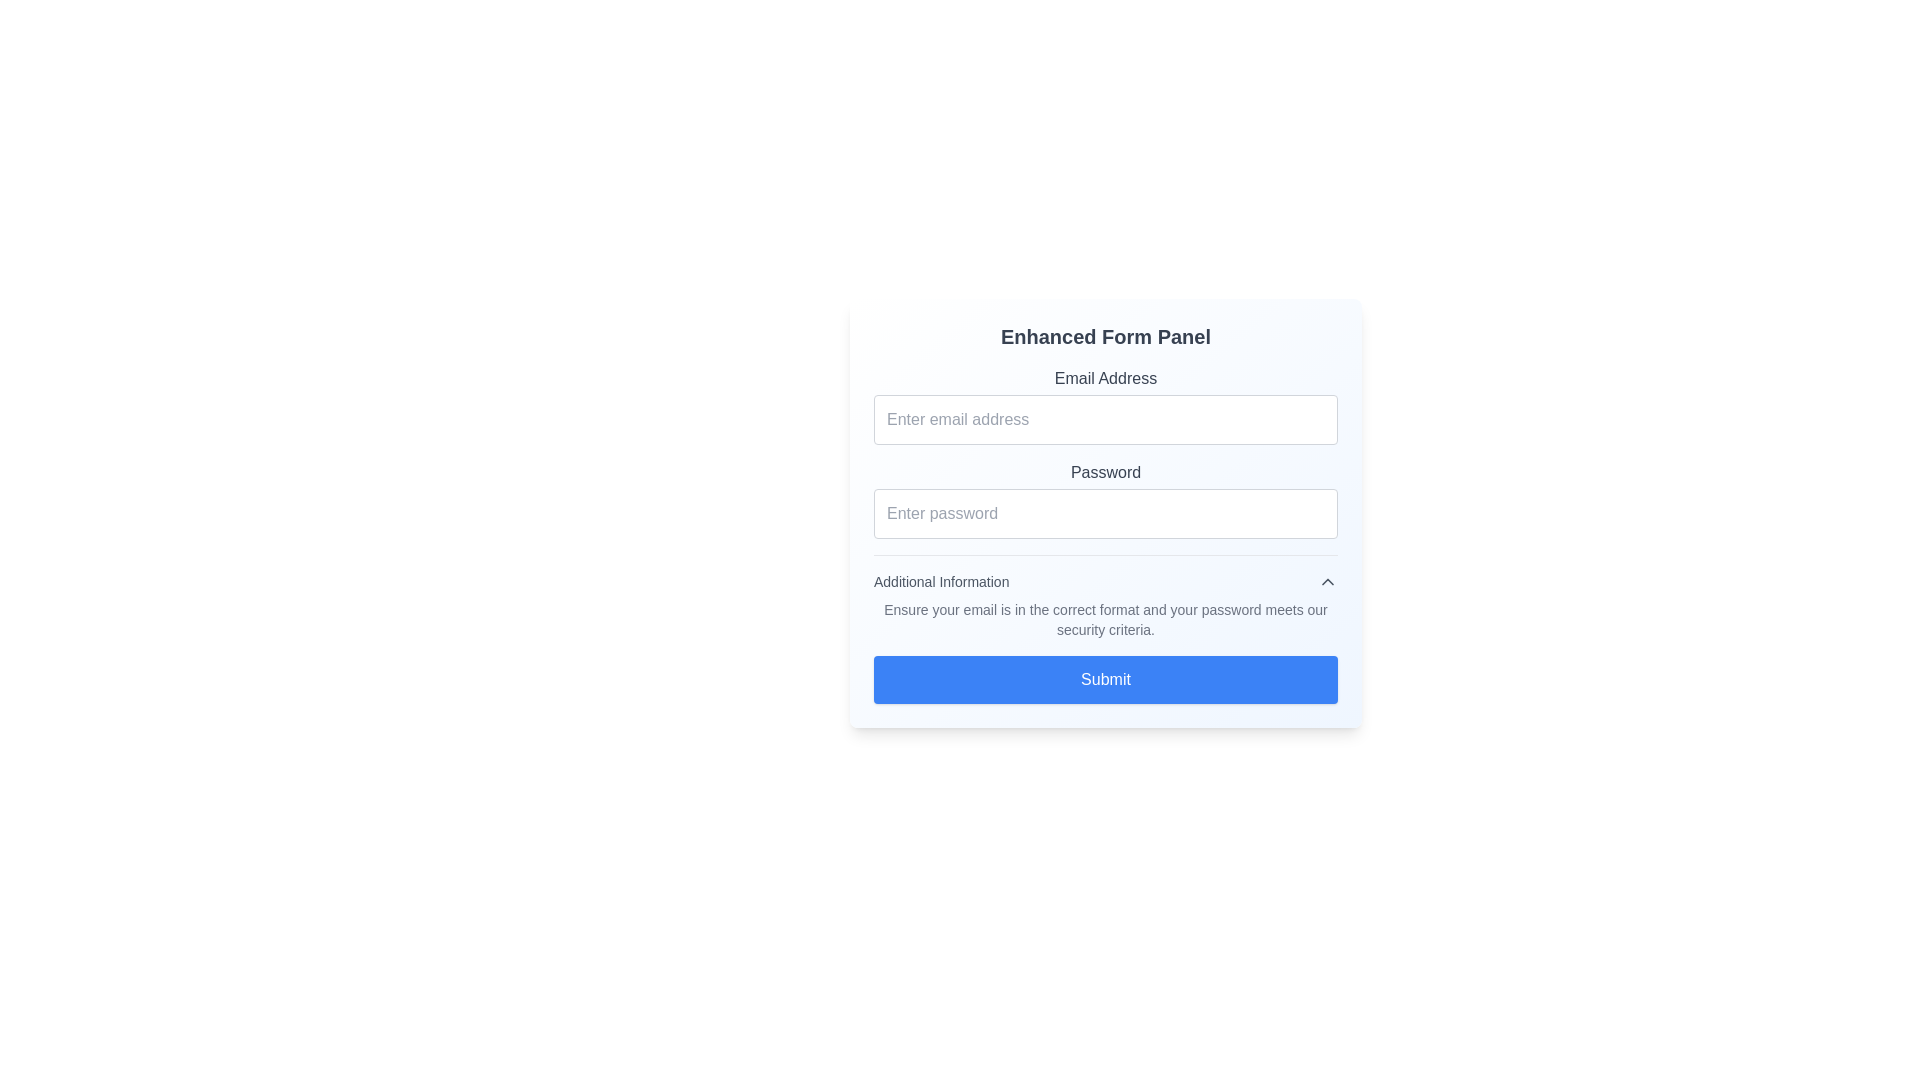 The width and height of the screenshot is (1920, 1080). What do you see at coordinates (1328, 582) in the screenshot?
I see `the Chevron Up icon located at the right end of the 'Additional Information' header section` at bounding box center [1328, 582].